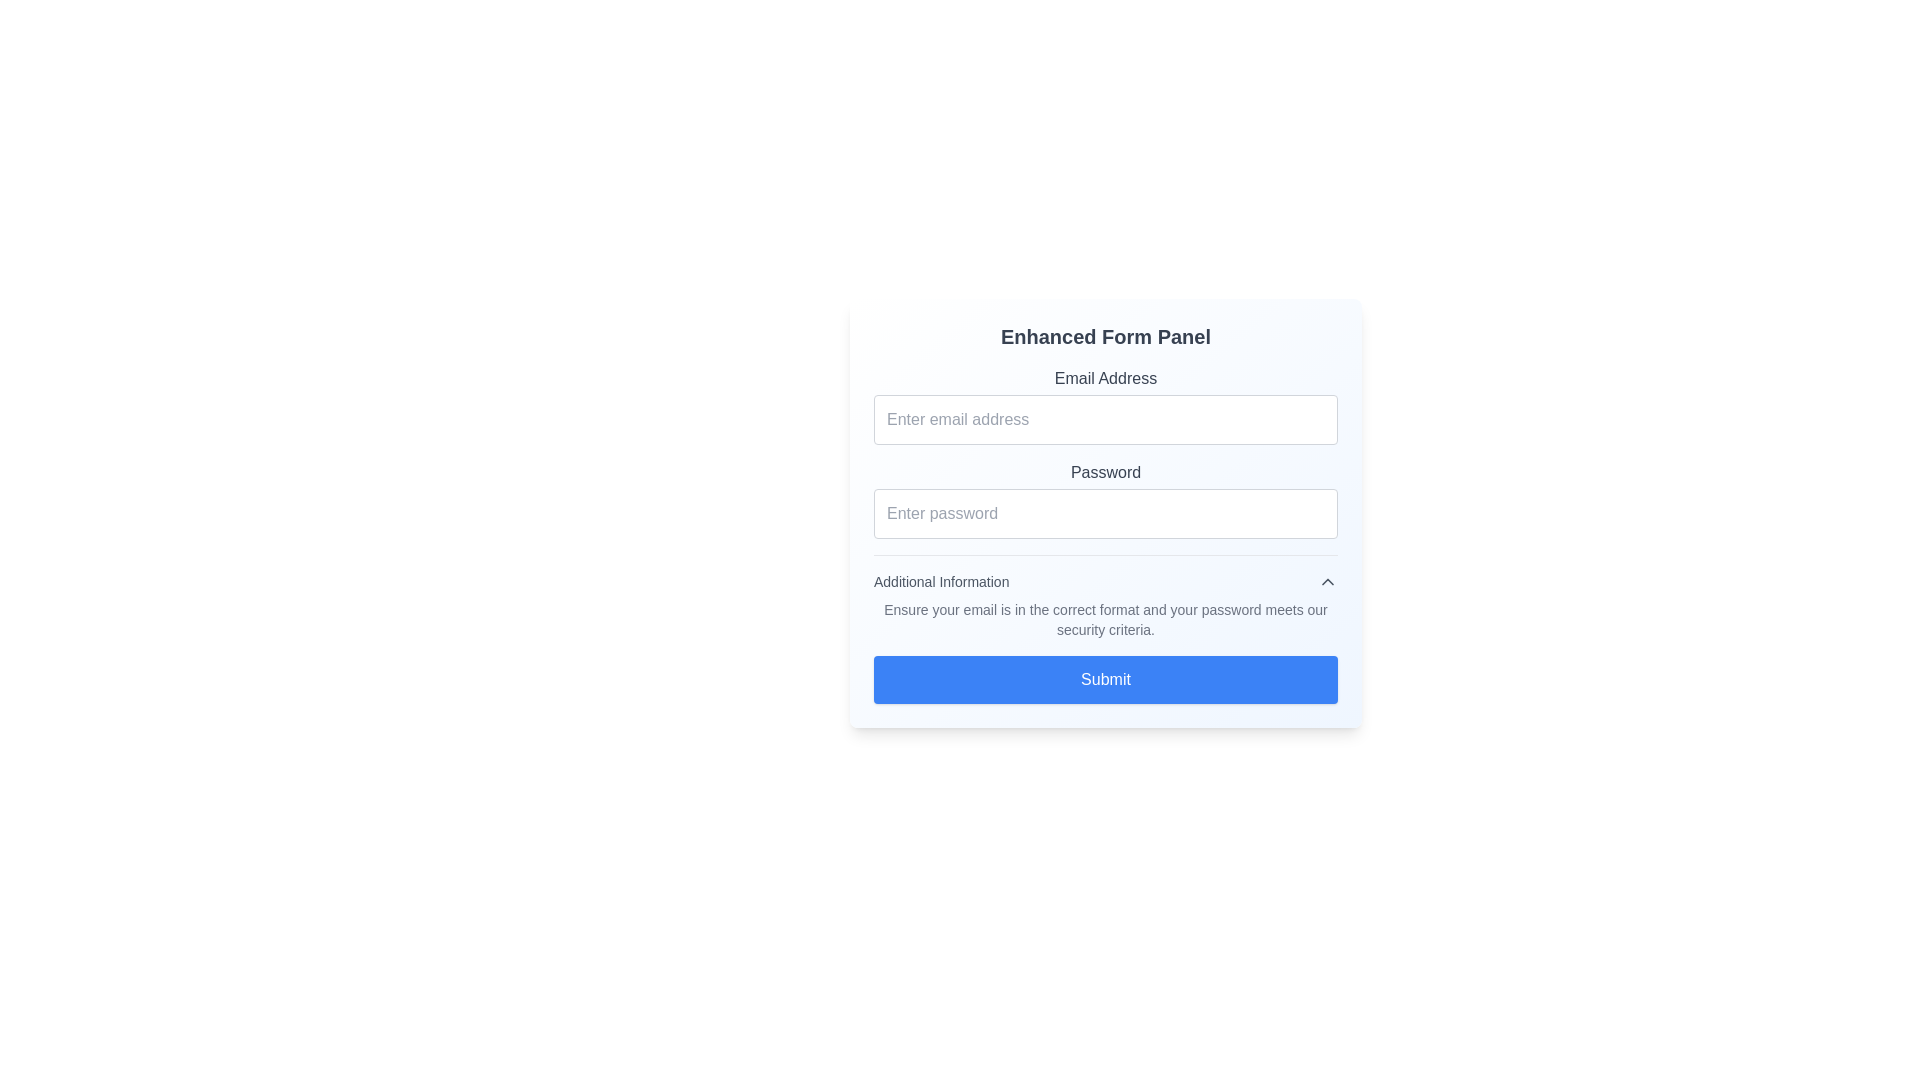 The width and height of the screenshot is (1920, 1080). What do you see at coordinates (1328, 582) in the screenshot?
I see `the Chevron Up icon located at the right end of the 'Additional Information' header section` at bounding box center [1328, 582].